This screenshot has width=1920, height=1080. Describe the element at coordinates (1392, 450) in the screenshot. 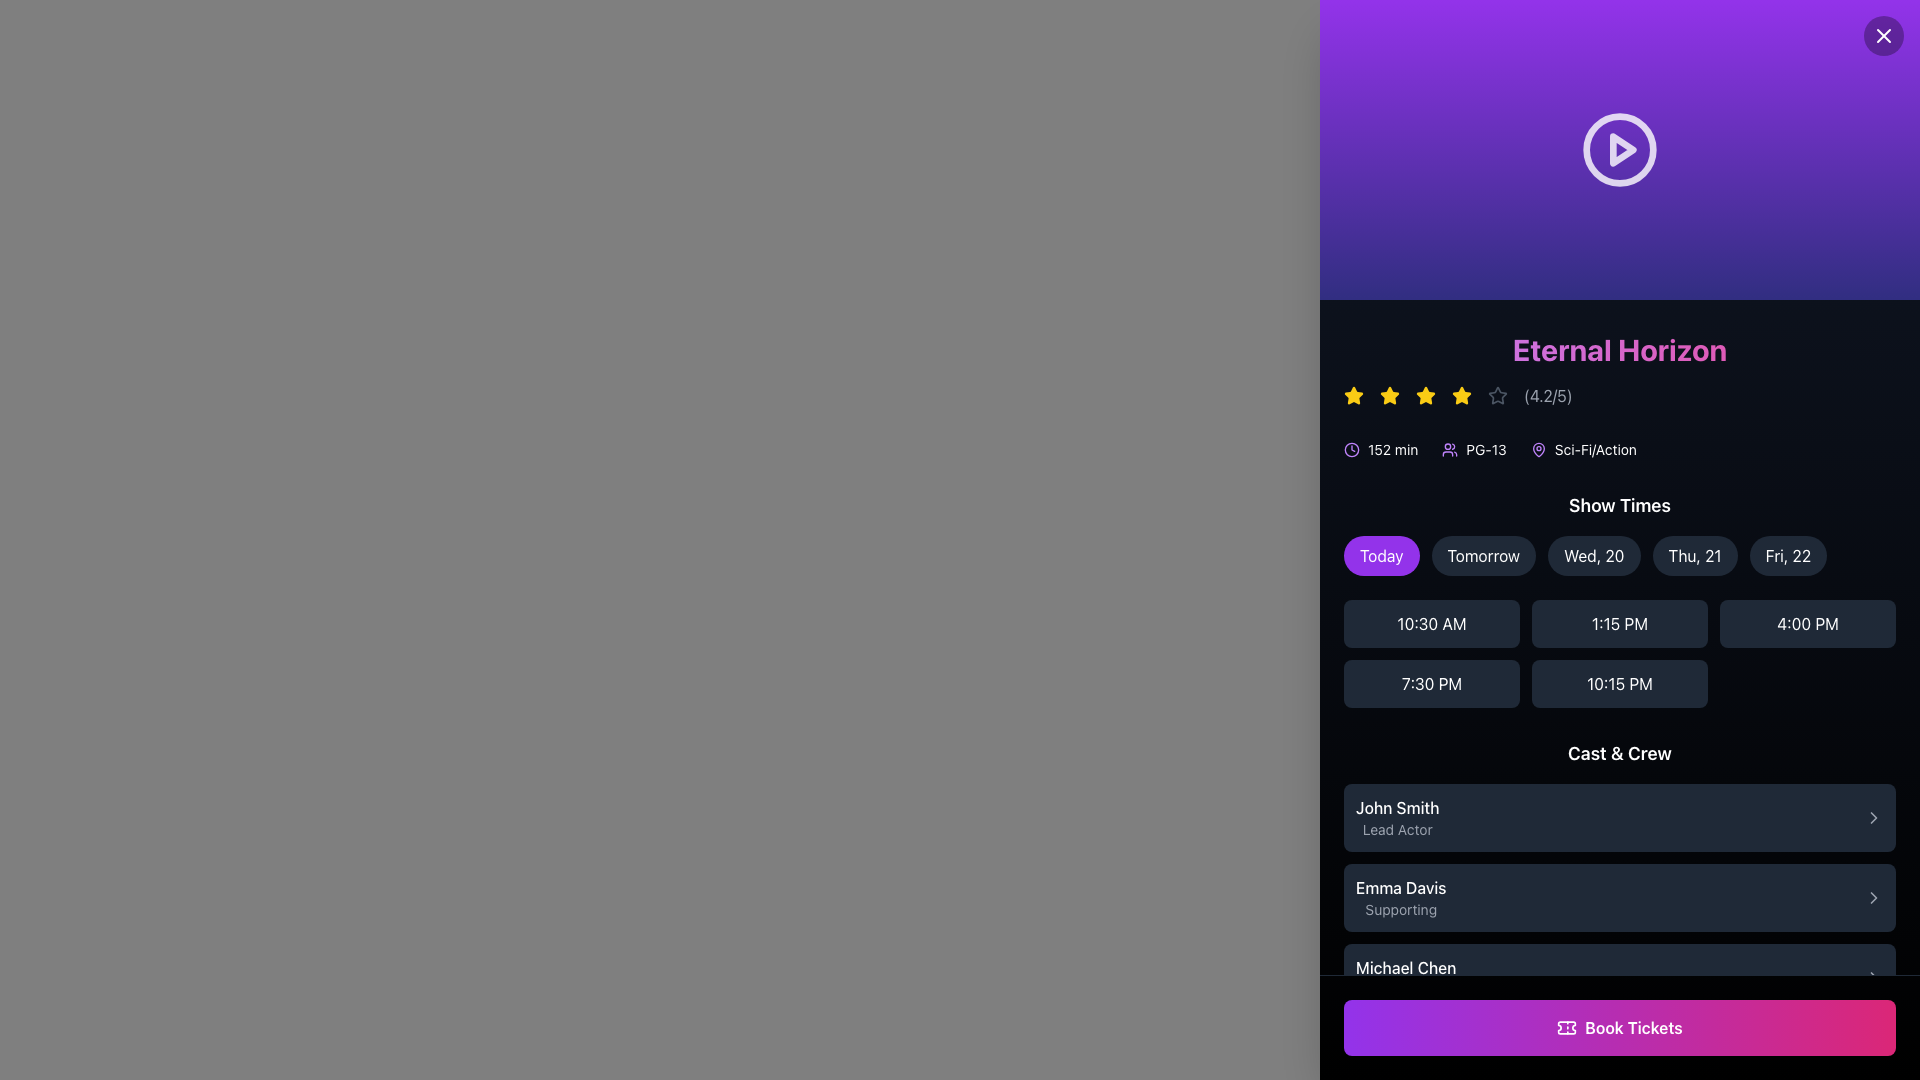

I see `the static text displaying '152 min', which is a light-colored label against a dark background, positioned to the right of a clock icon` at that location.